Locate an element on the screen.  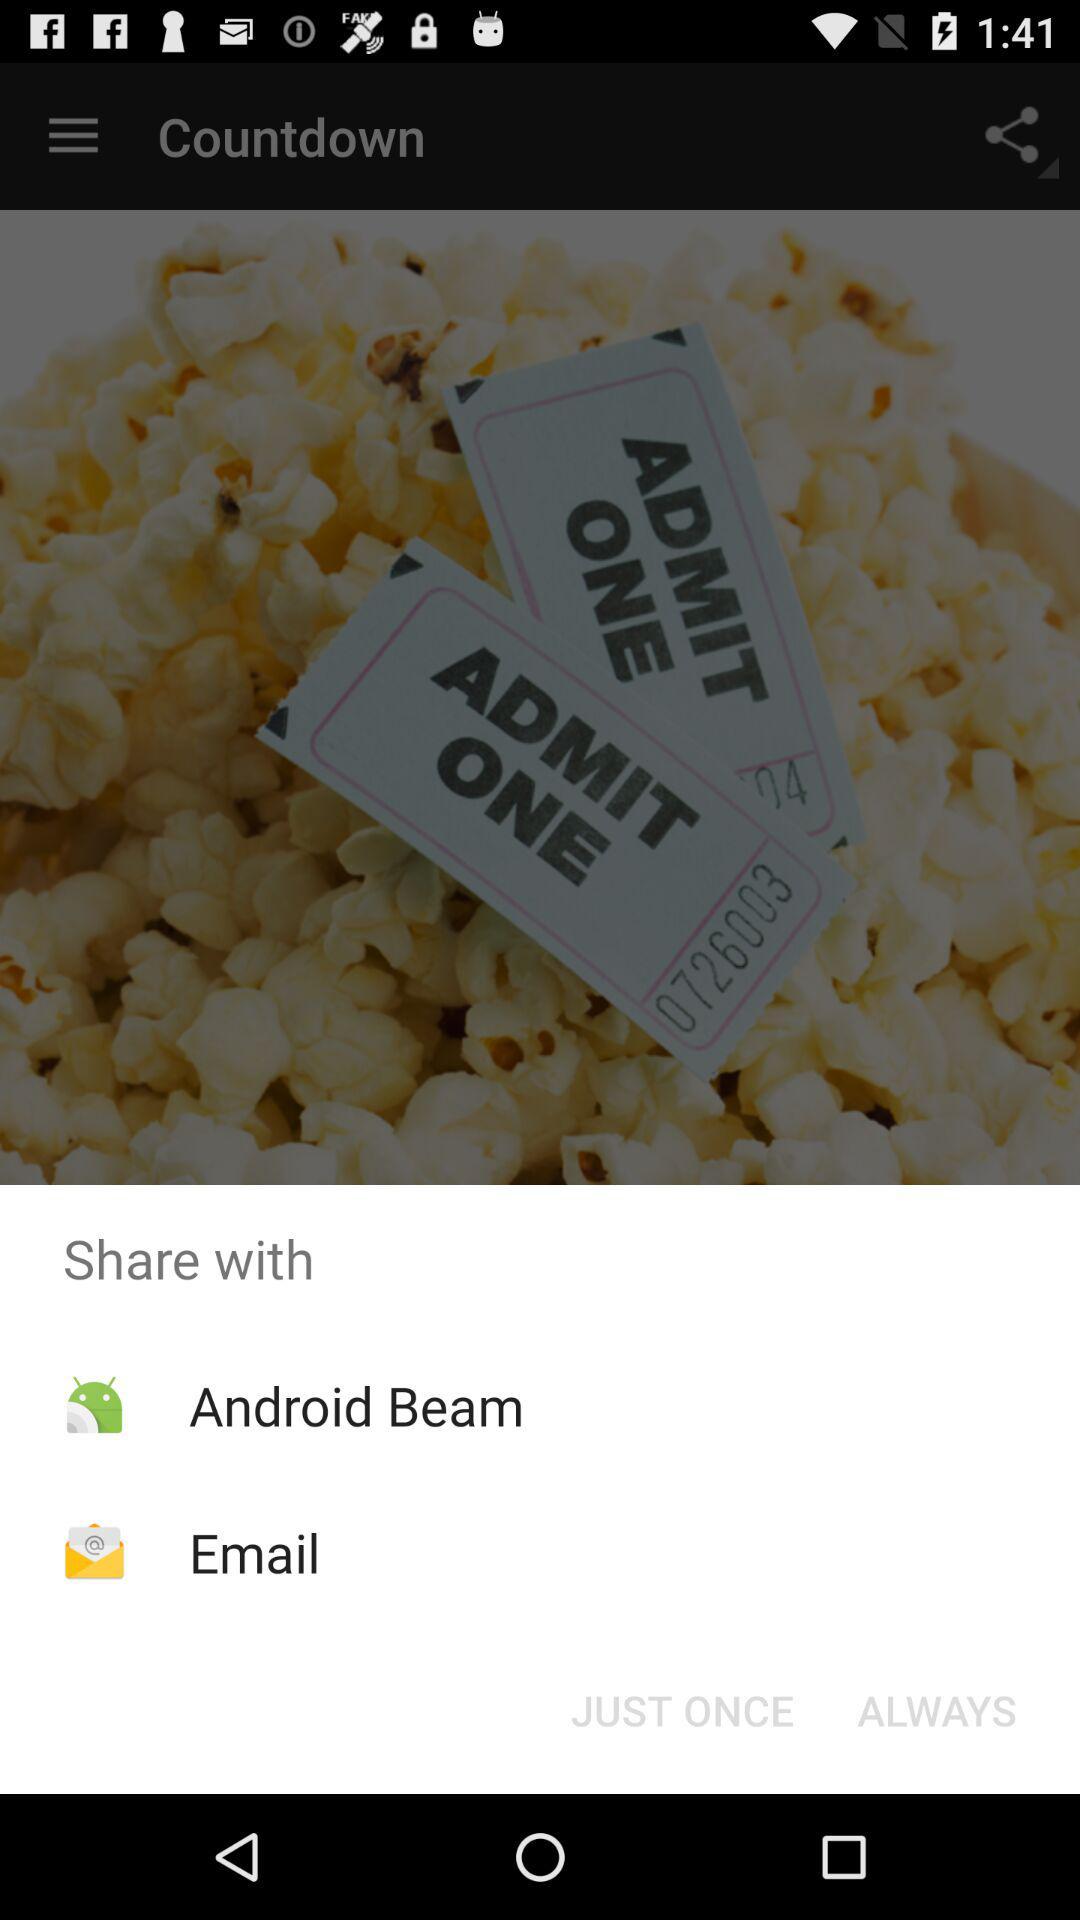
always icon is located at coordinates (937, 1708).